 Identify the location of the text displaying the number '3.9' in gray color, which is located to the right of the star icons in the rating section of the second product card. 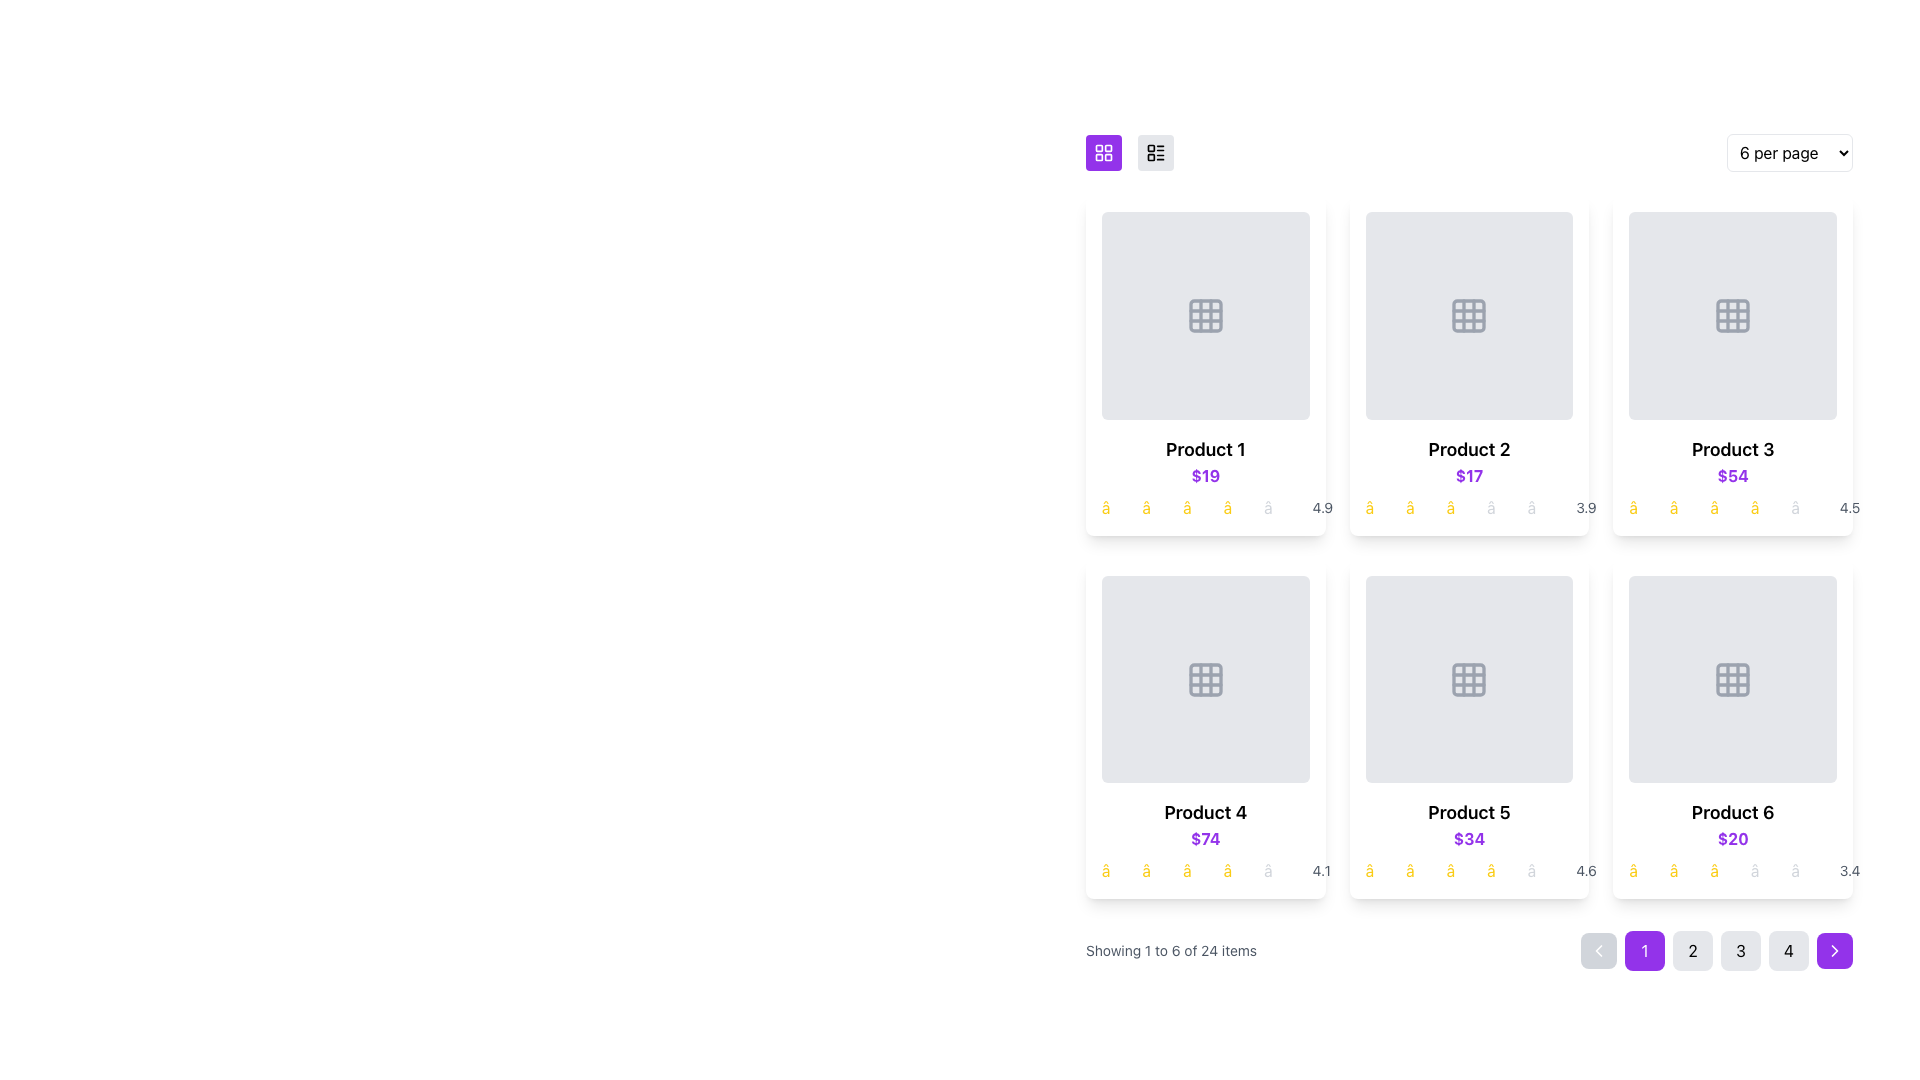
(1585, 506).